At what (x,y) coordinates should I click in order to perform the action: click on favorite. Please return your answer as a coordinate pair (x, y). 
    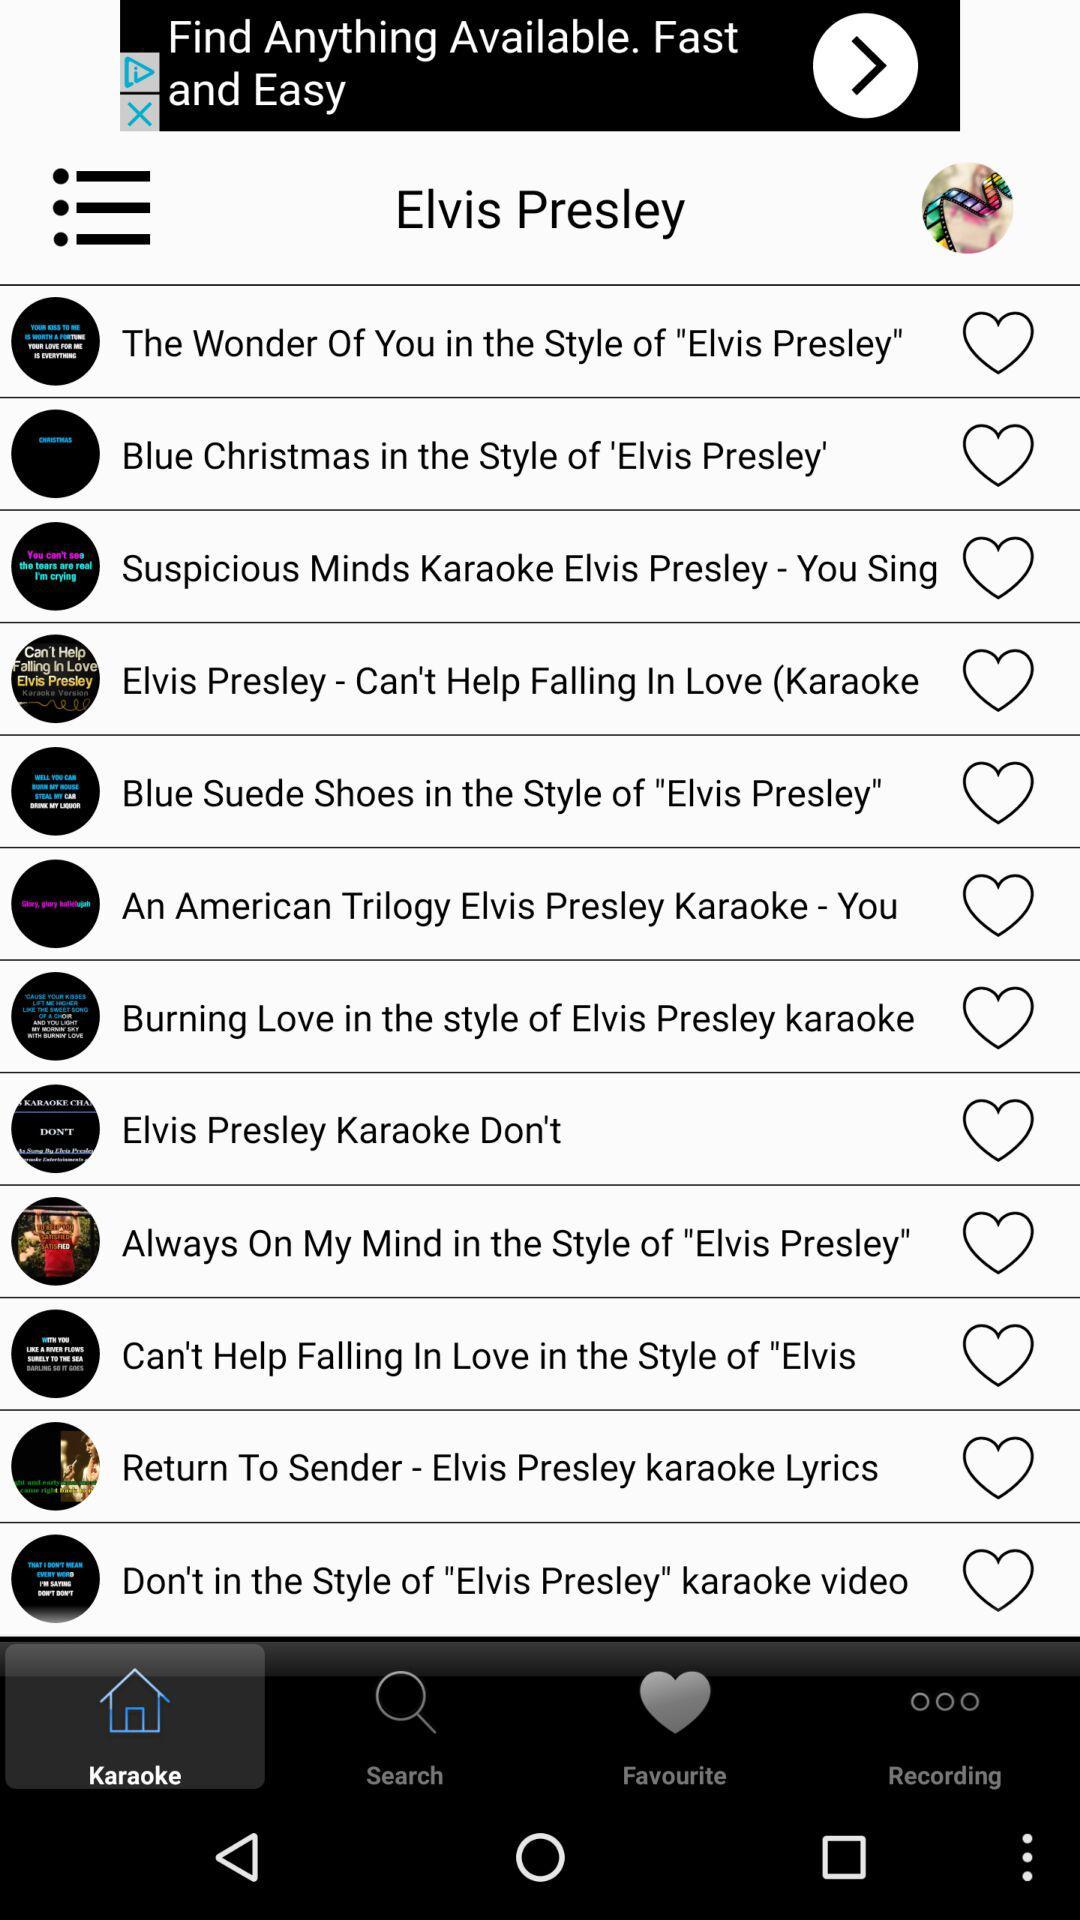
    Looking at the image, I should click on (998, 902).